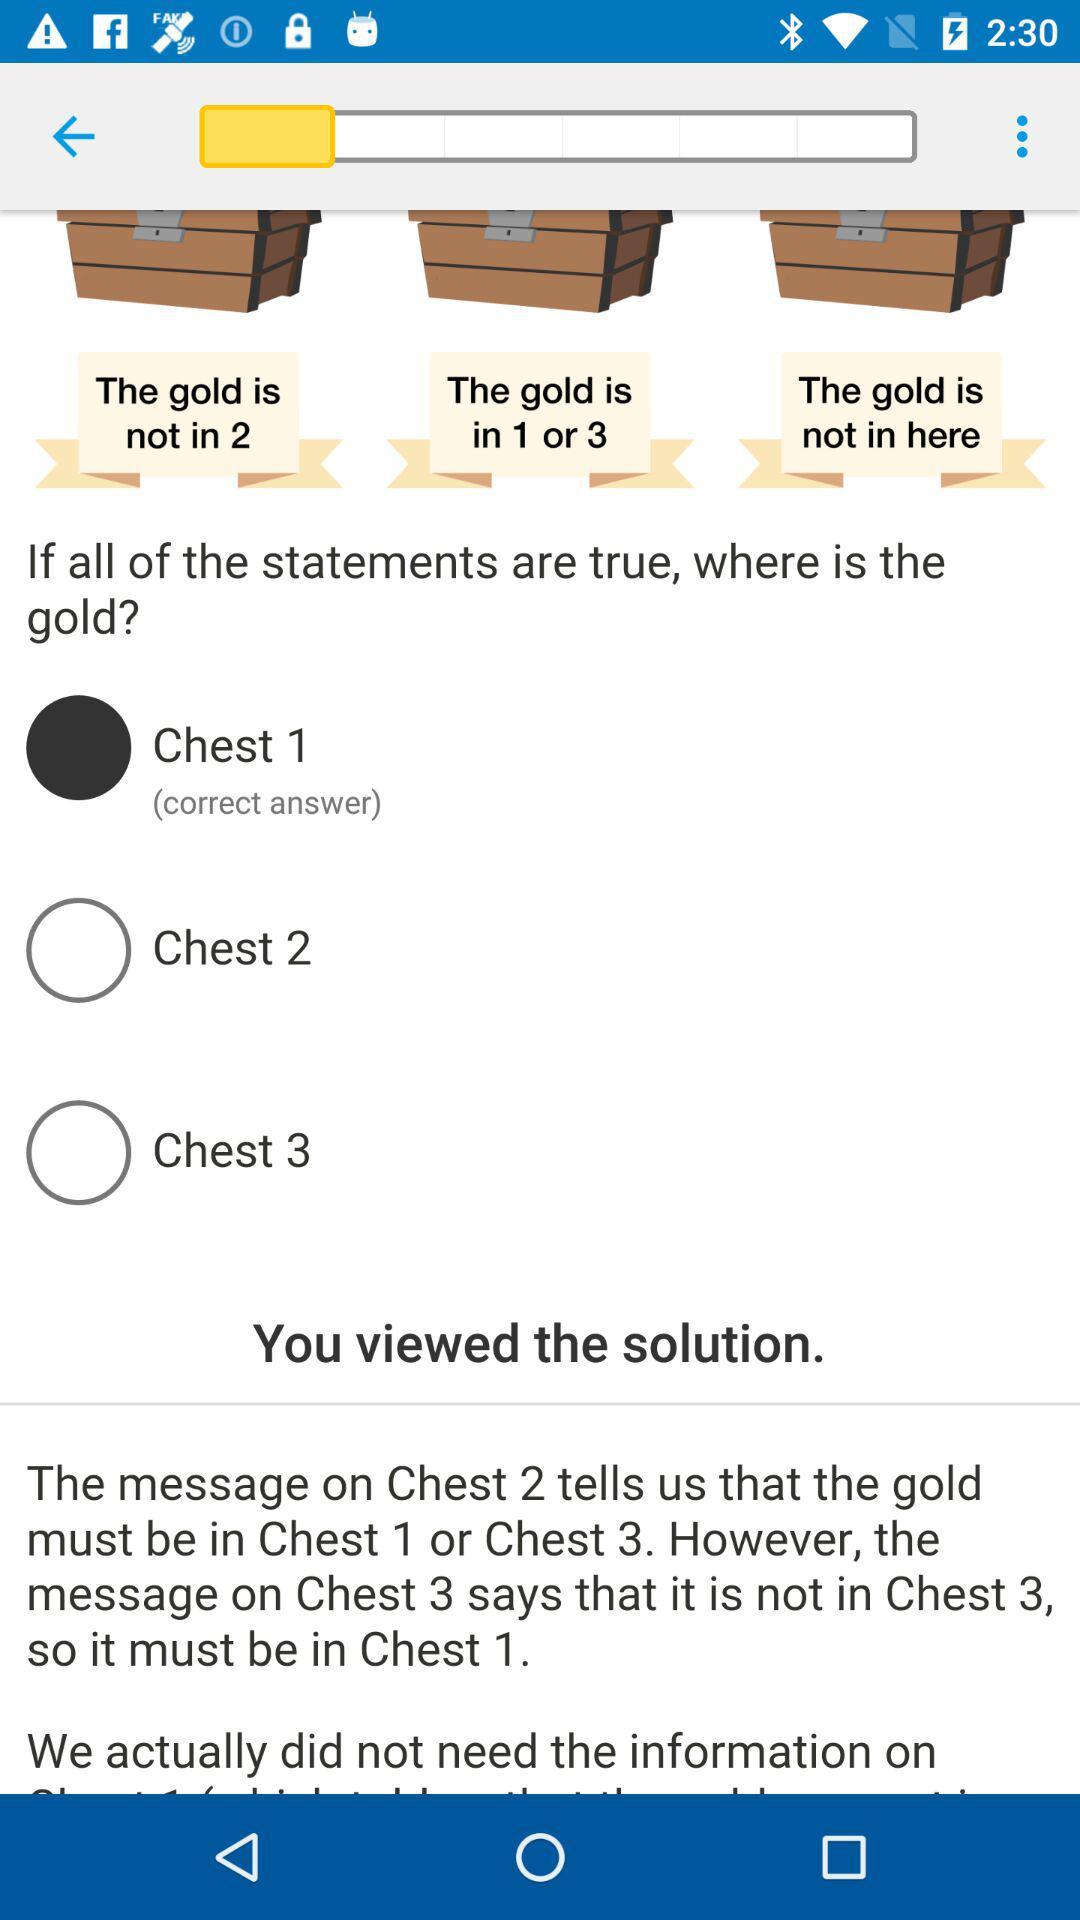 This screenshot has height=1920, width=1080. I want to click on option two, so click(601, 948).